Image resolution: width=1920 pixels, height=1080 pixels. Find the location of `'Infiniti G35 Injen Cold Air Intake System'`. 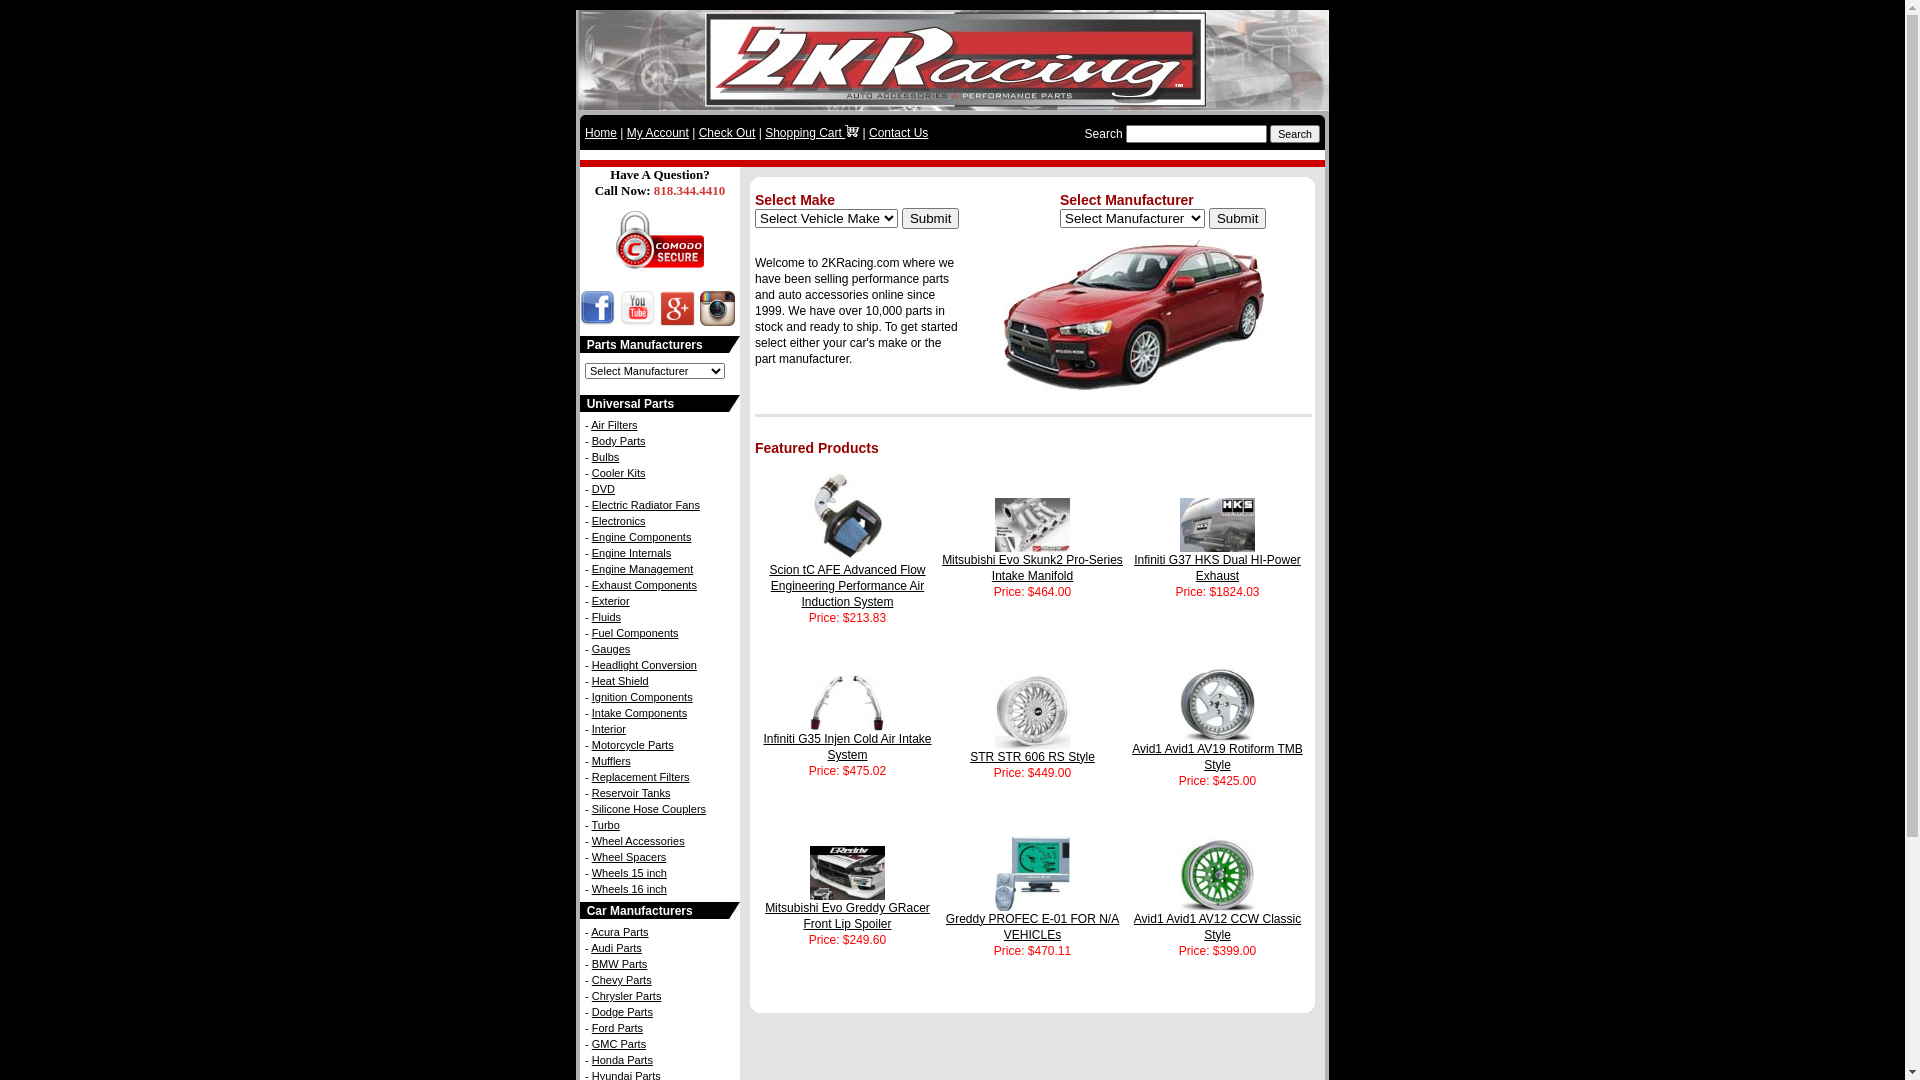

'Infiniti G35 Injen Cold Air Intake System' is located at coordinates (846, 740).